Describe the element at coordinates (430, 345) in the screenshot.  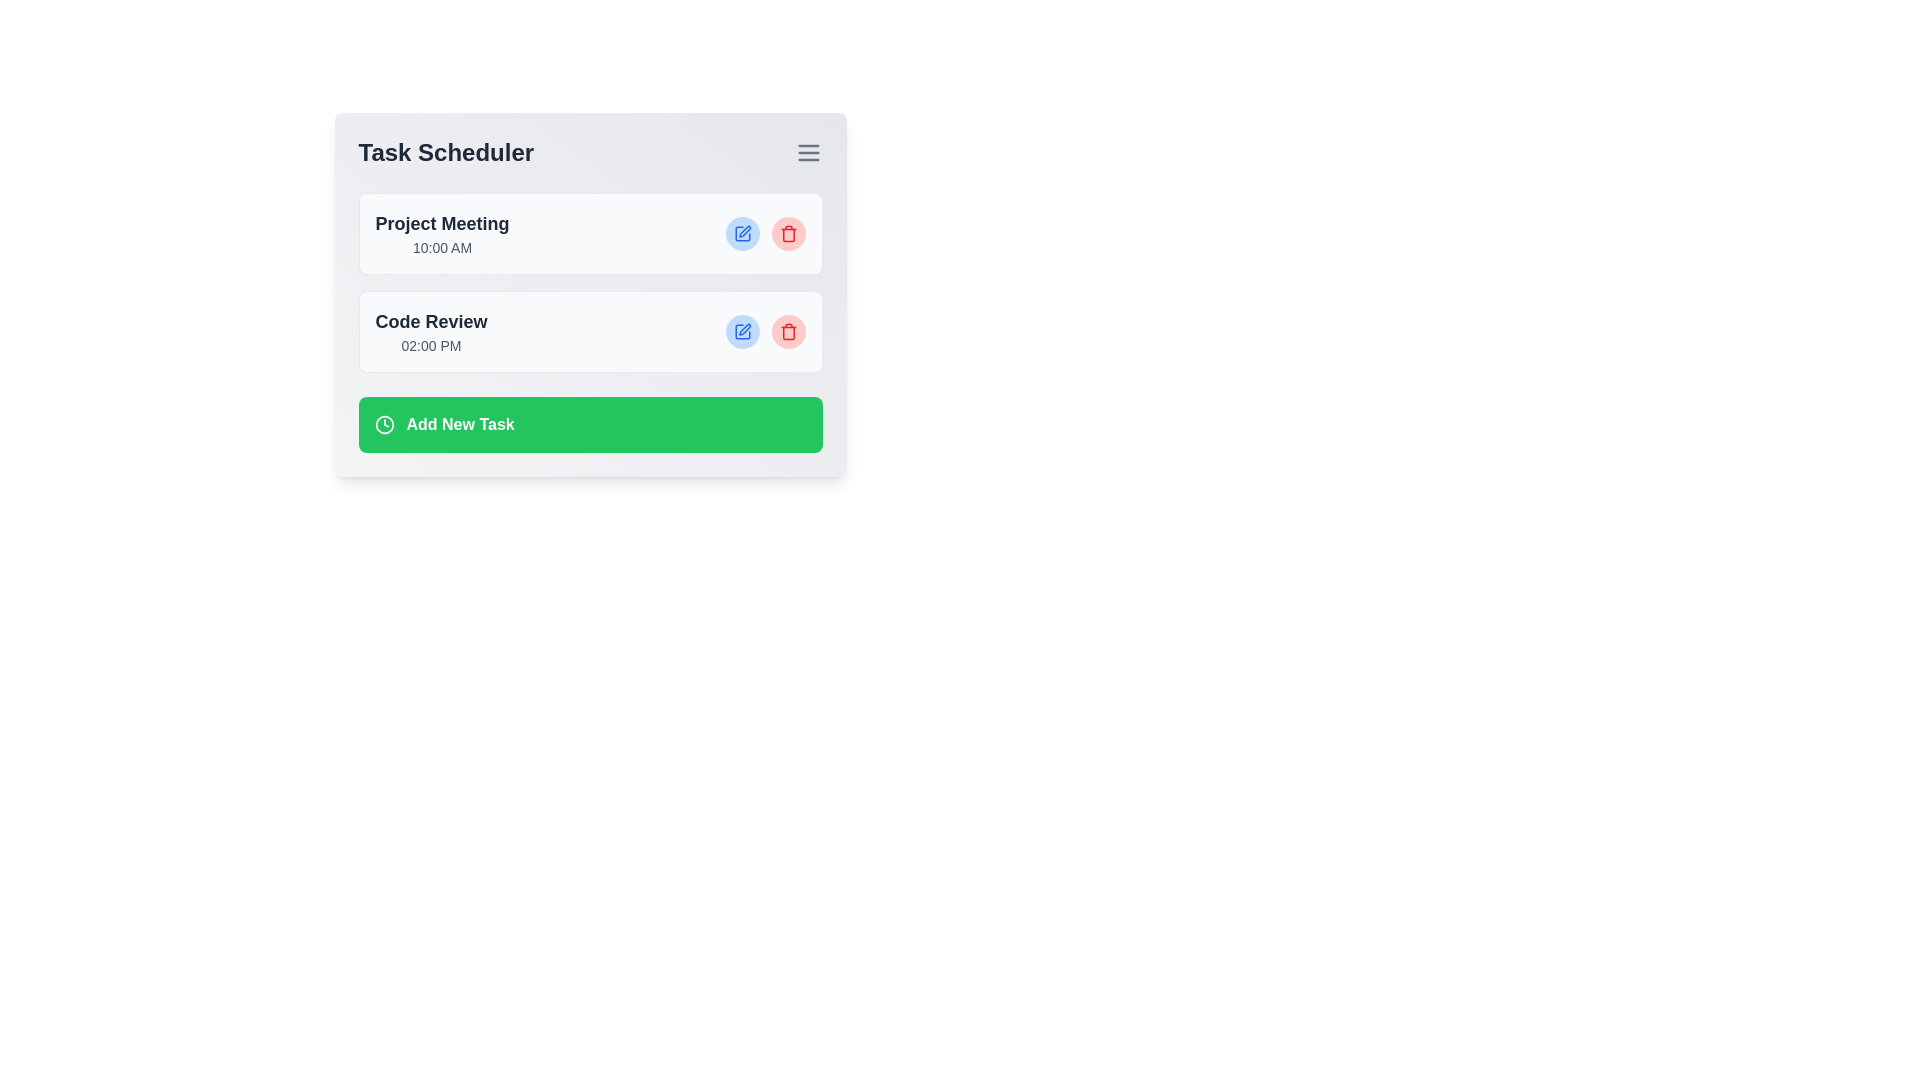
I see `static informational text label displaying the scheduled time for the event titled 'Code Review', located underneath the title within the second task entry of a vertically arranged list in the task scheduler interface` at that location.